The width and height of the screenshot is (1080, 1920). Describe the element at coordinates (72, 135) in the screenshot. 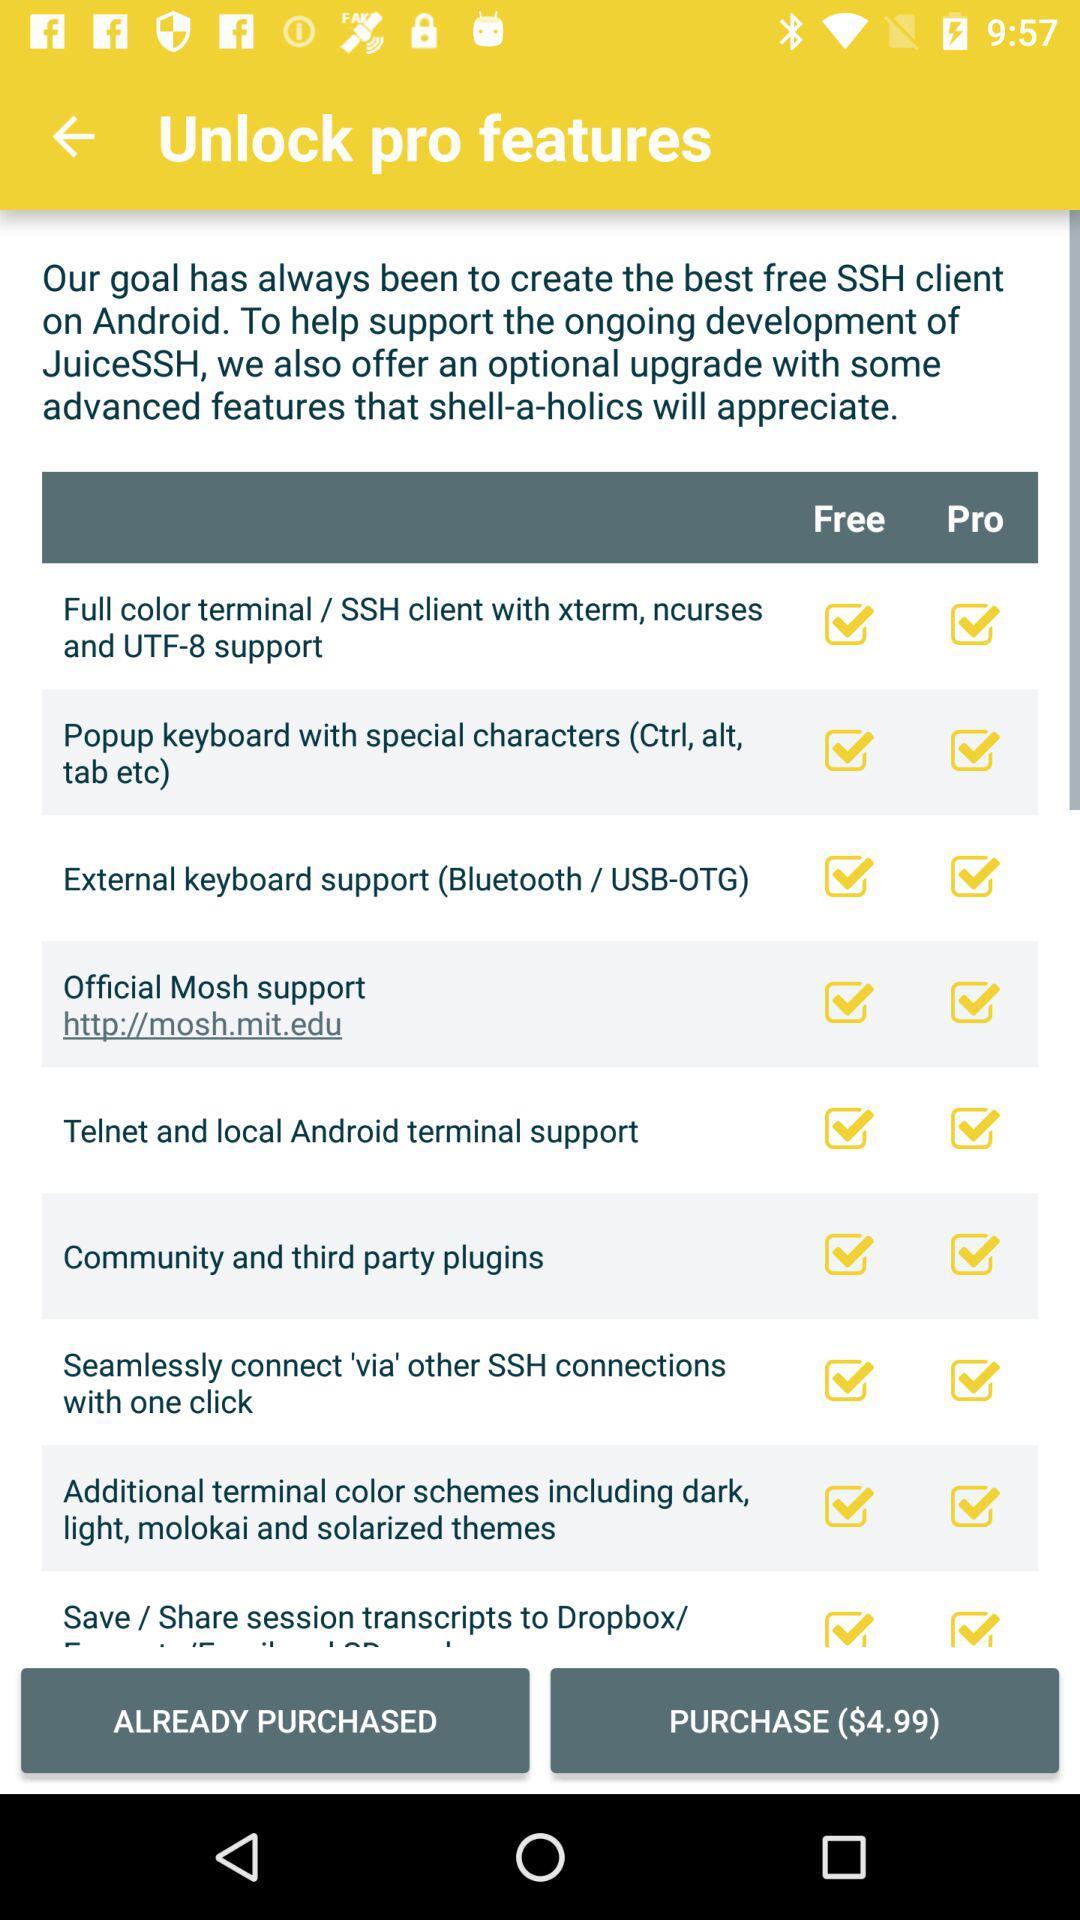

I see `icon above the our goal has` at that location.